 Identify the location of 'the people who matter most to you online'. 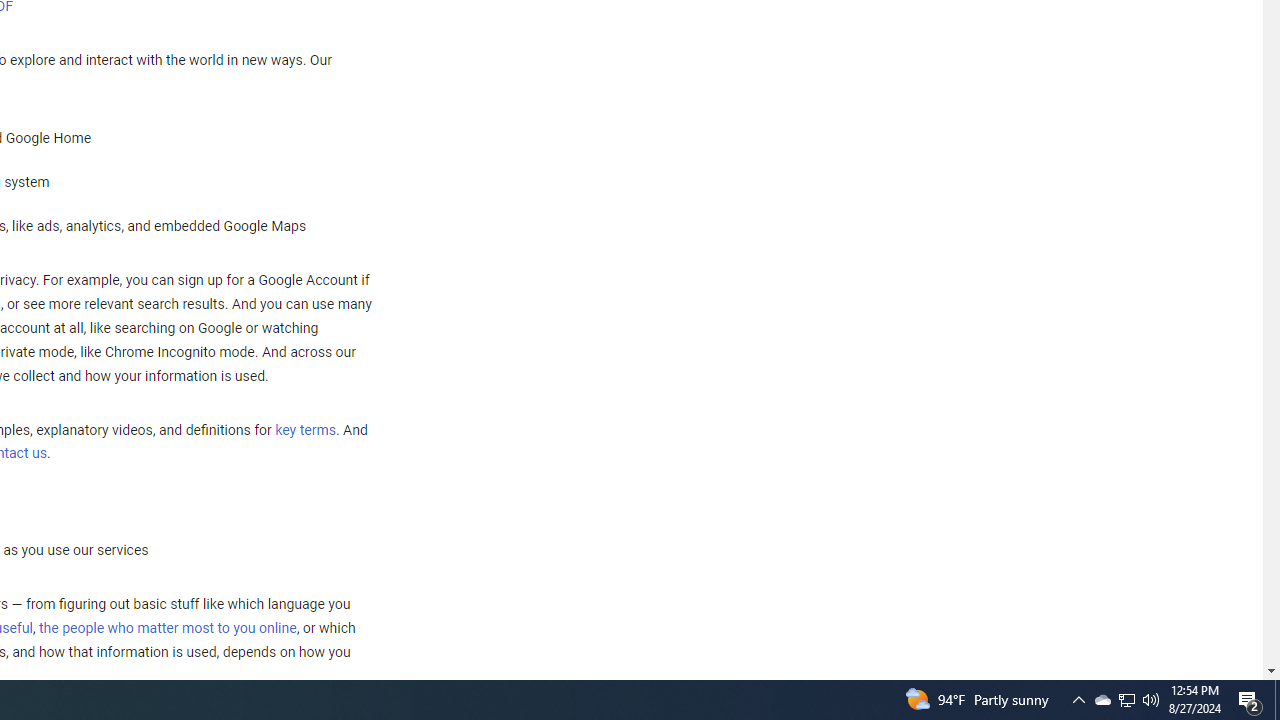
(167, 627).